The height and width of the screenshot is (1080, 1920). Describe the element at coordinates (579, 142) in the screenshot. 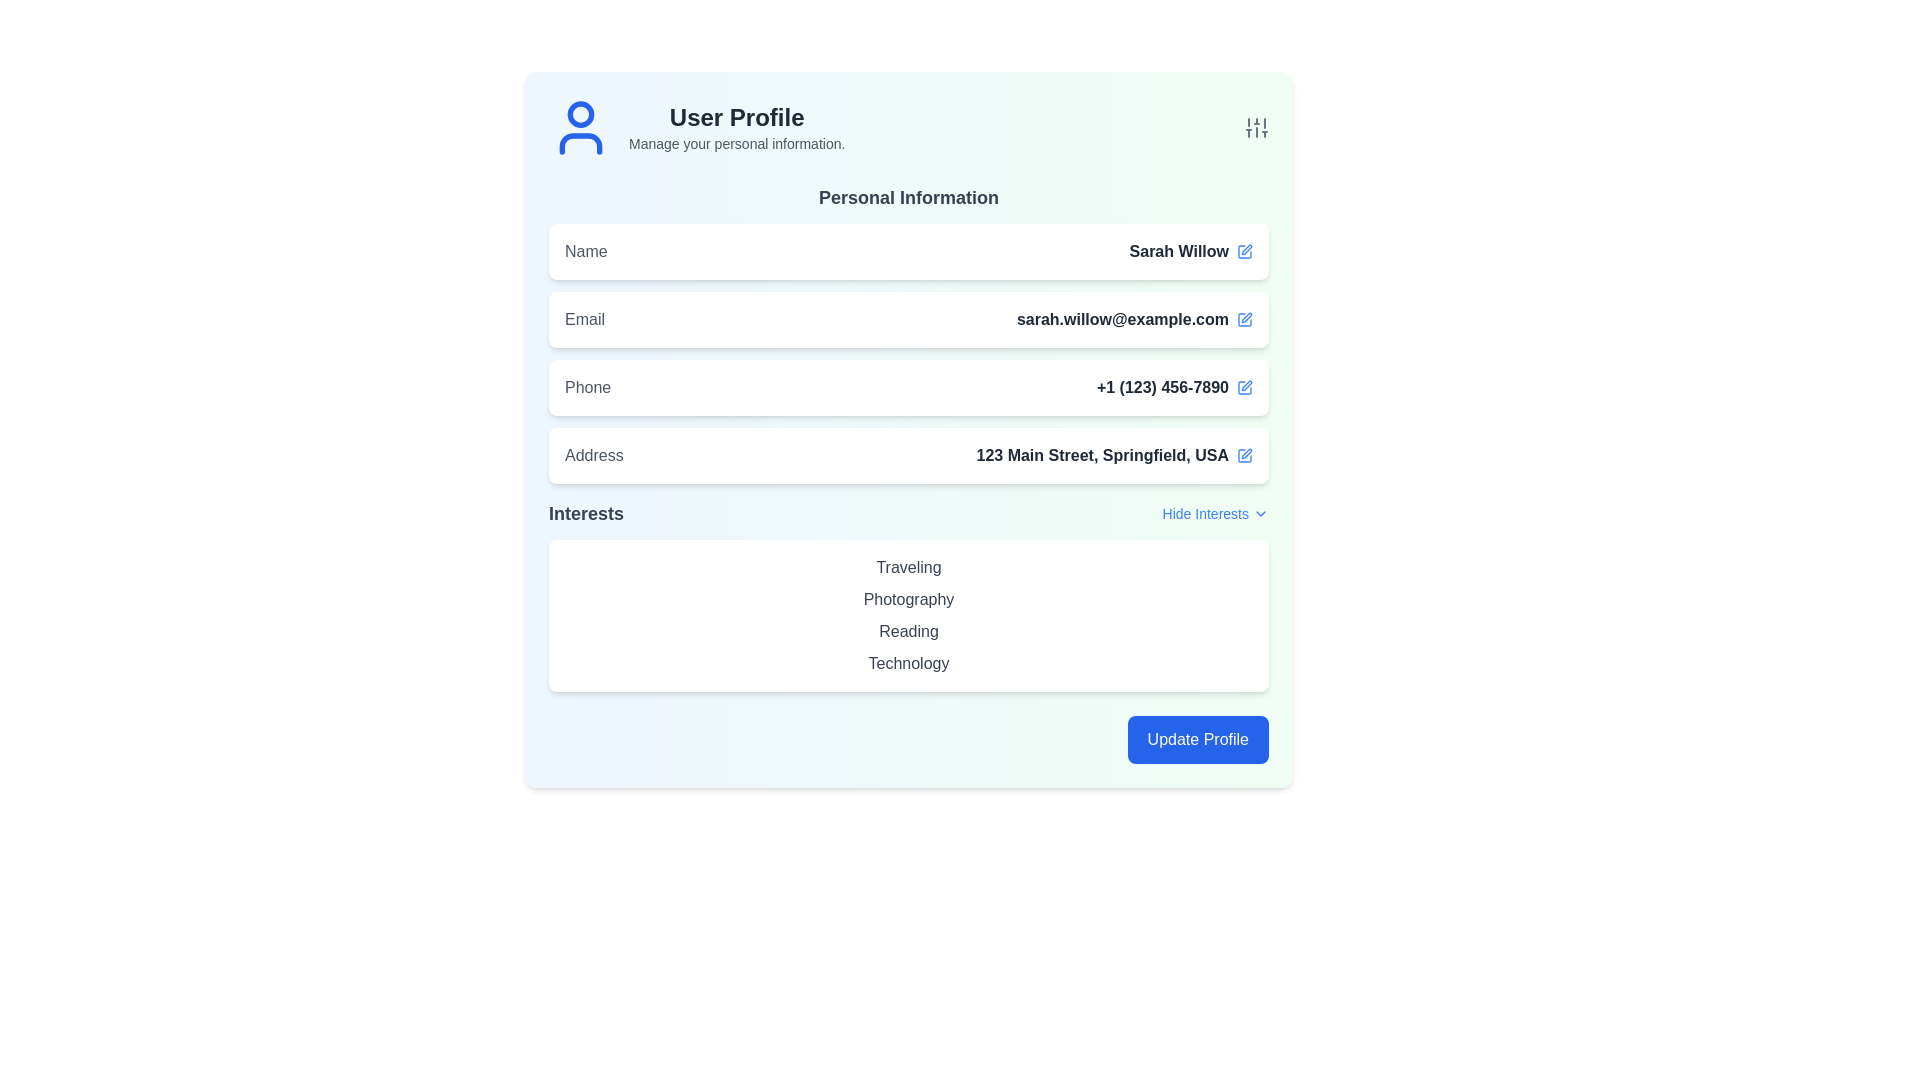

I see `the curved line representing the shoulders and chest of the avatar icon located in the top-left corner of the user profile section` at that location.